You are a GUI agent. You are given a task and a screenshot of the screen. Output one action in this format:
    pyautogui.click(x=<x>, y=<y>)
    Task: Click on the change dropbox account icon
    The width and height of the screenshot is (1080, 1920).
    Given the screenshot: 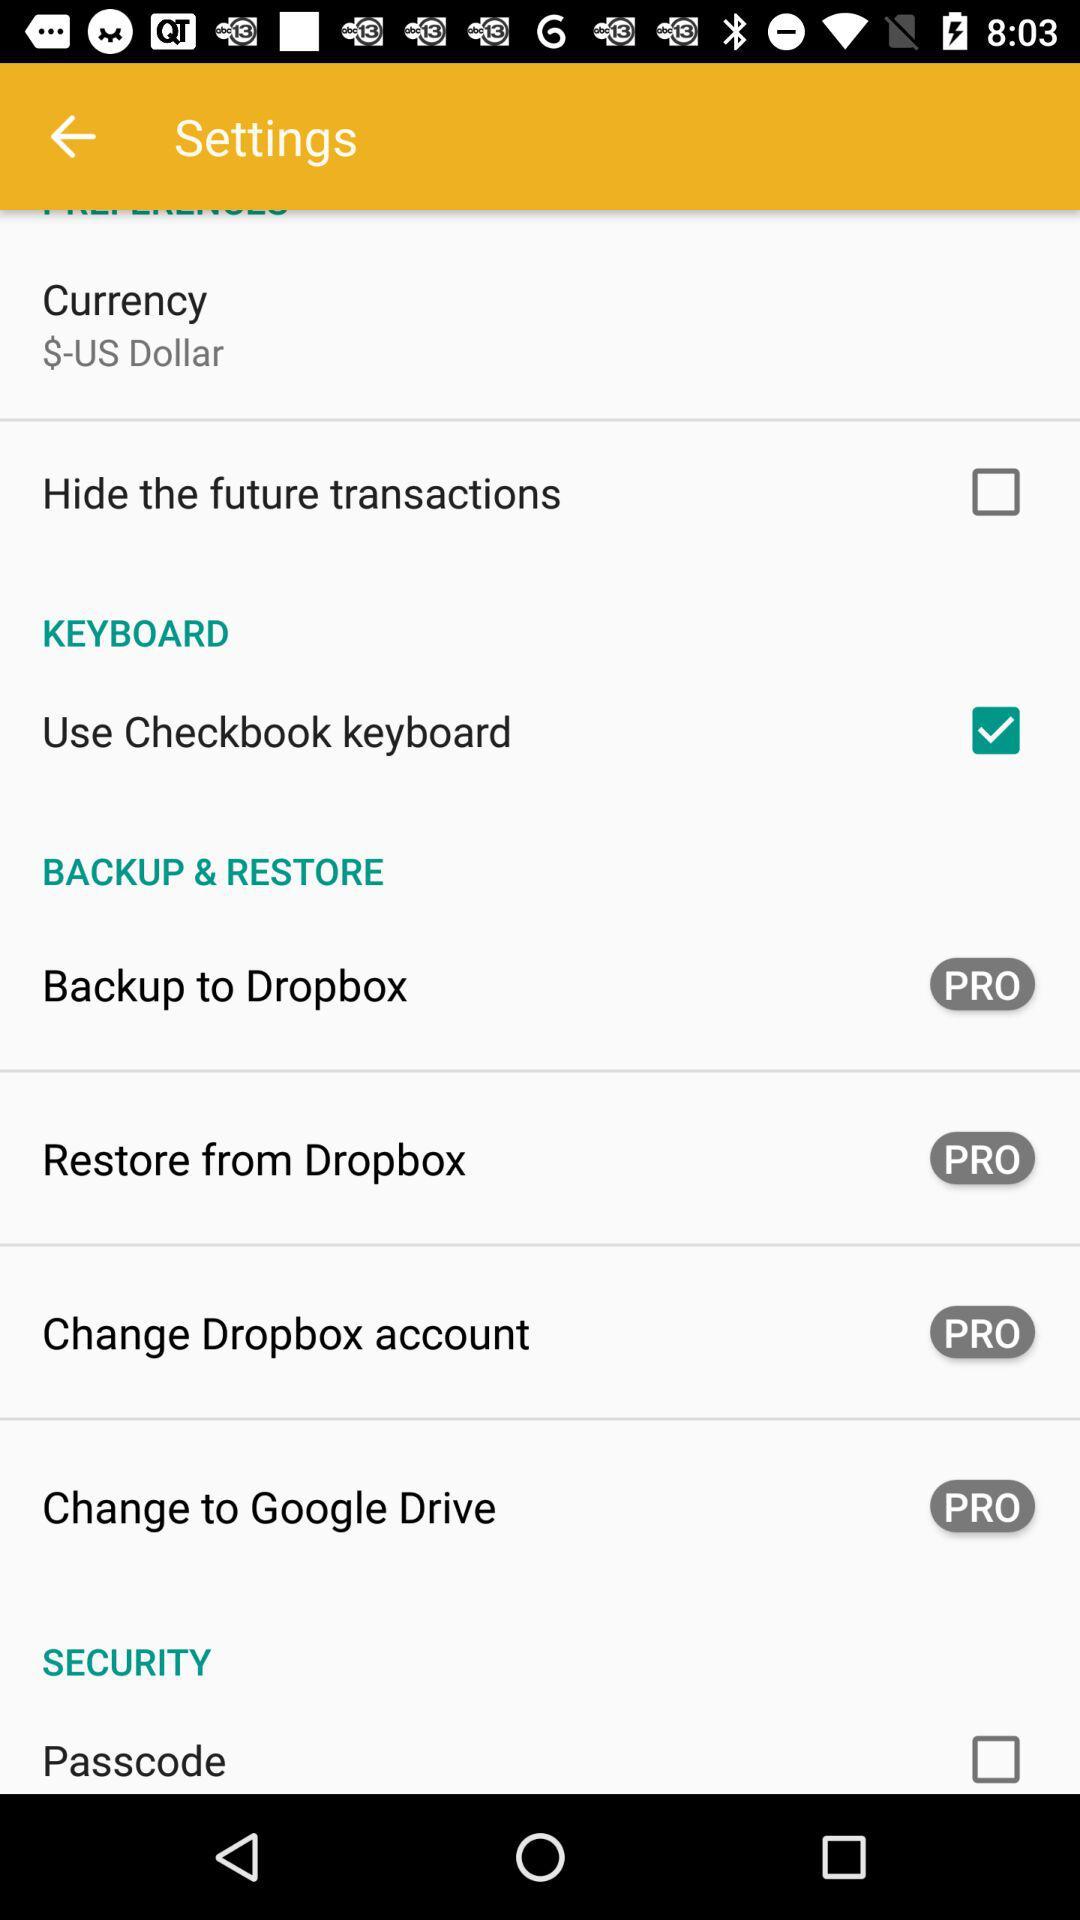 What is the action you would take?
    pyautogui.click(x=286, y=1331)
    